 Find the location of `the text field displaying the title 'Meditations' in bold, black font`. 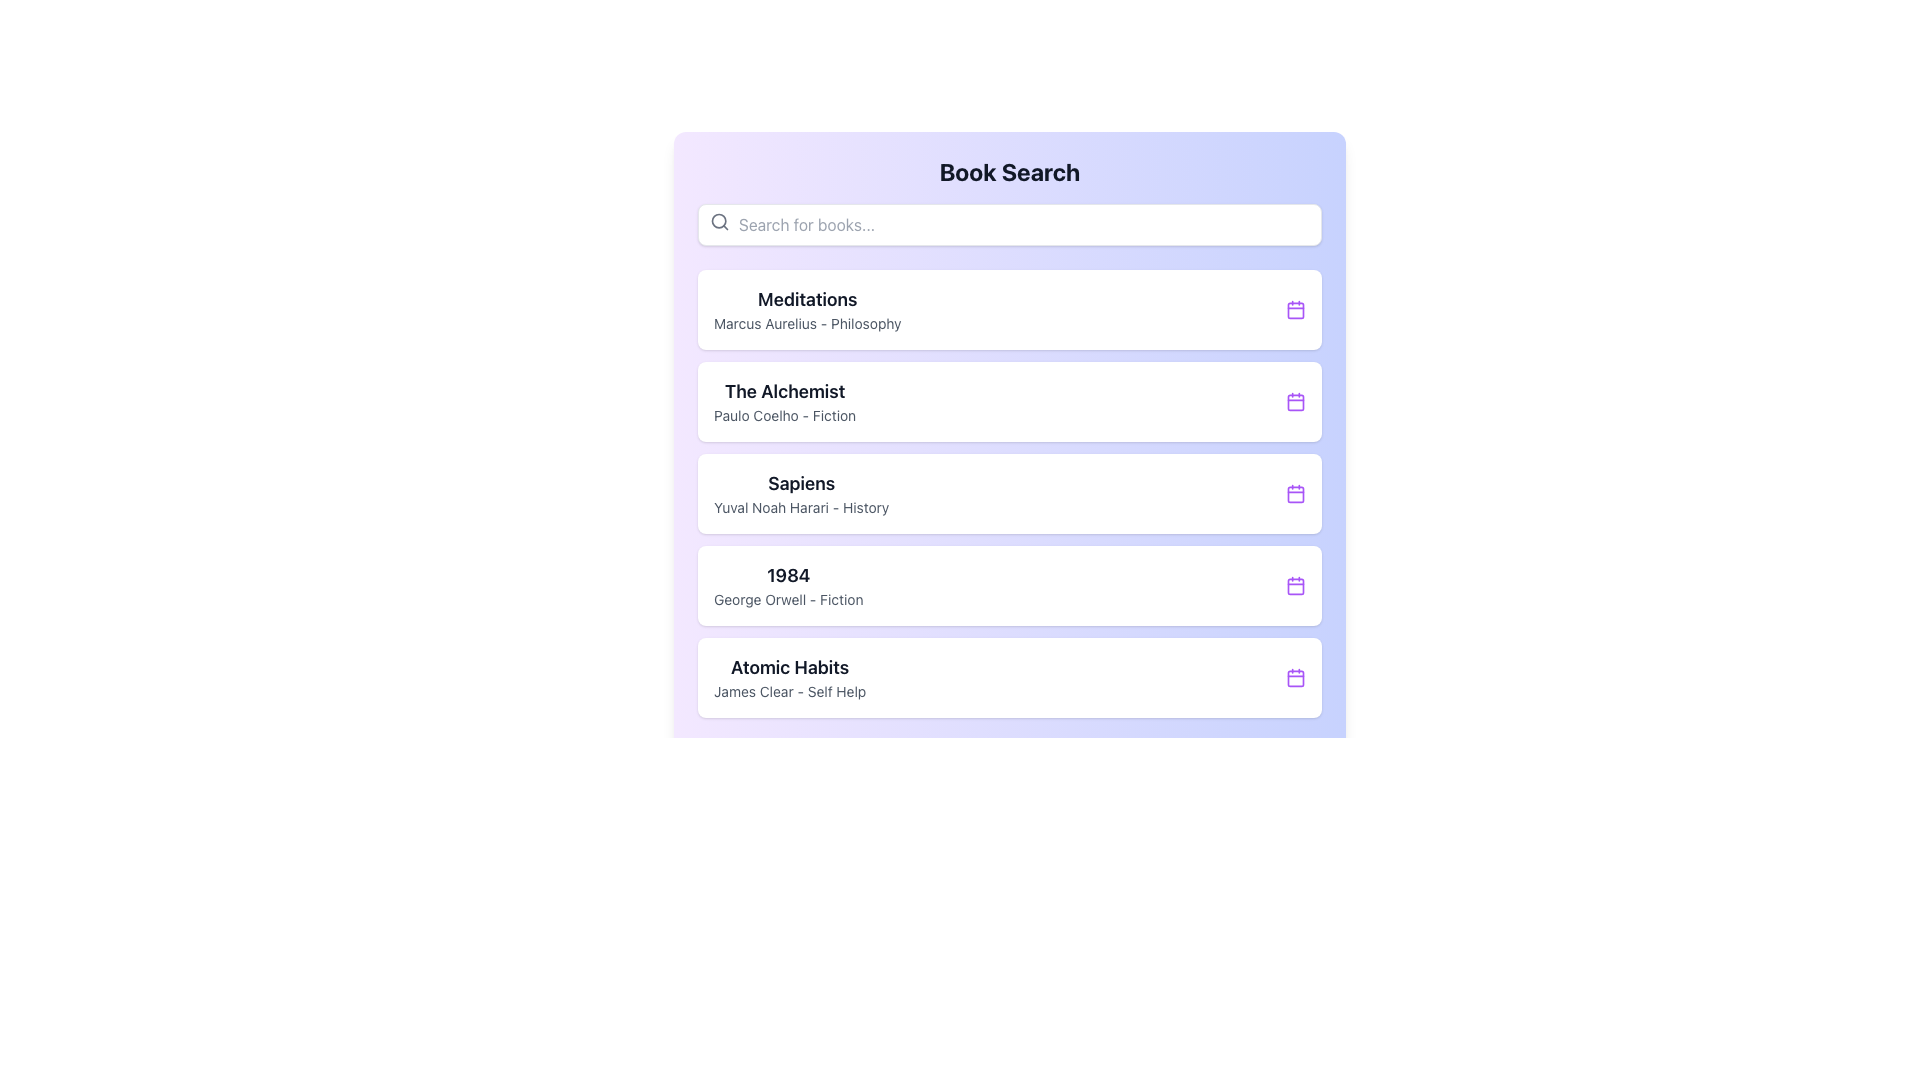

the text field displaying the title 'Meditations' in bold, black font is located at coordinates (807, 300).